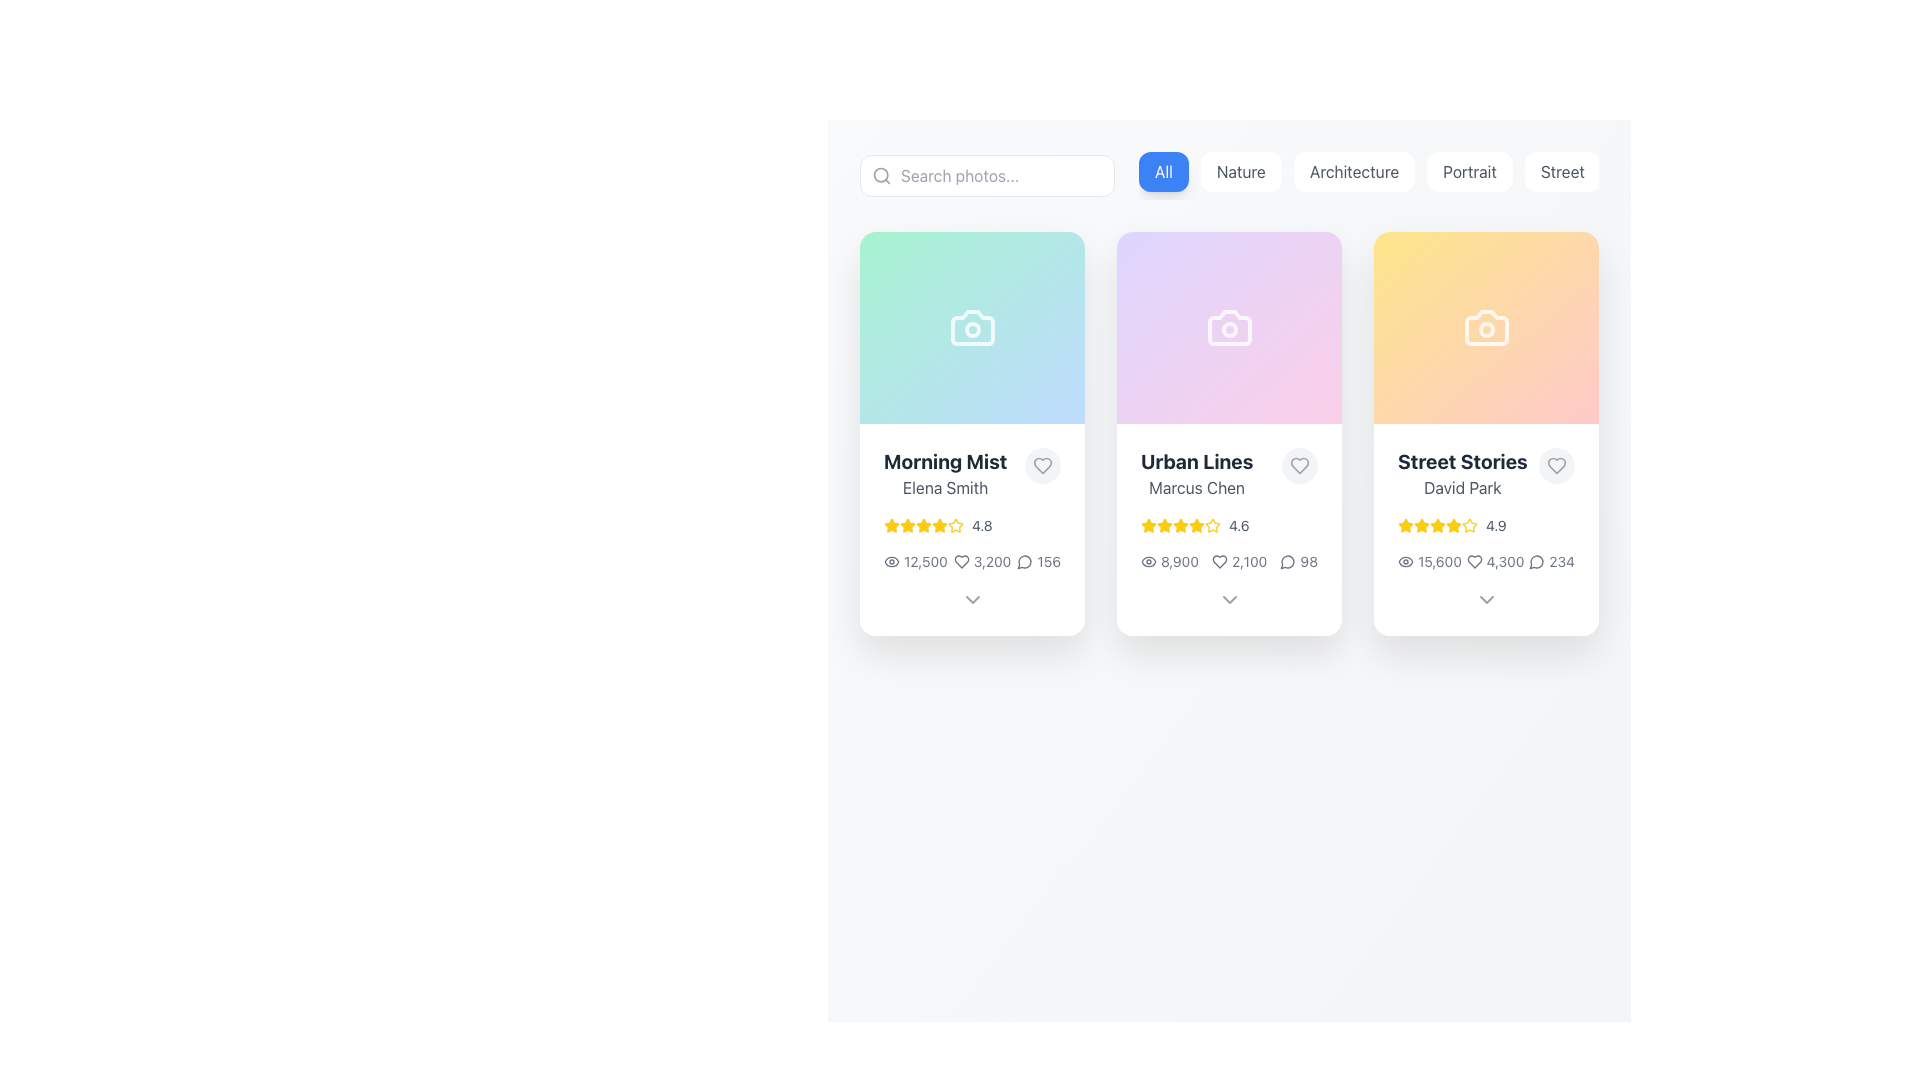 This screenshot has width=1920, height=1080. I want to click on the rating value of the leftmost image card in the gallery, which displays metadata including title, creator, and interaction statistics, so click(972, 528).